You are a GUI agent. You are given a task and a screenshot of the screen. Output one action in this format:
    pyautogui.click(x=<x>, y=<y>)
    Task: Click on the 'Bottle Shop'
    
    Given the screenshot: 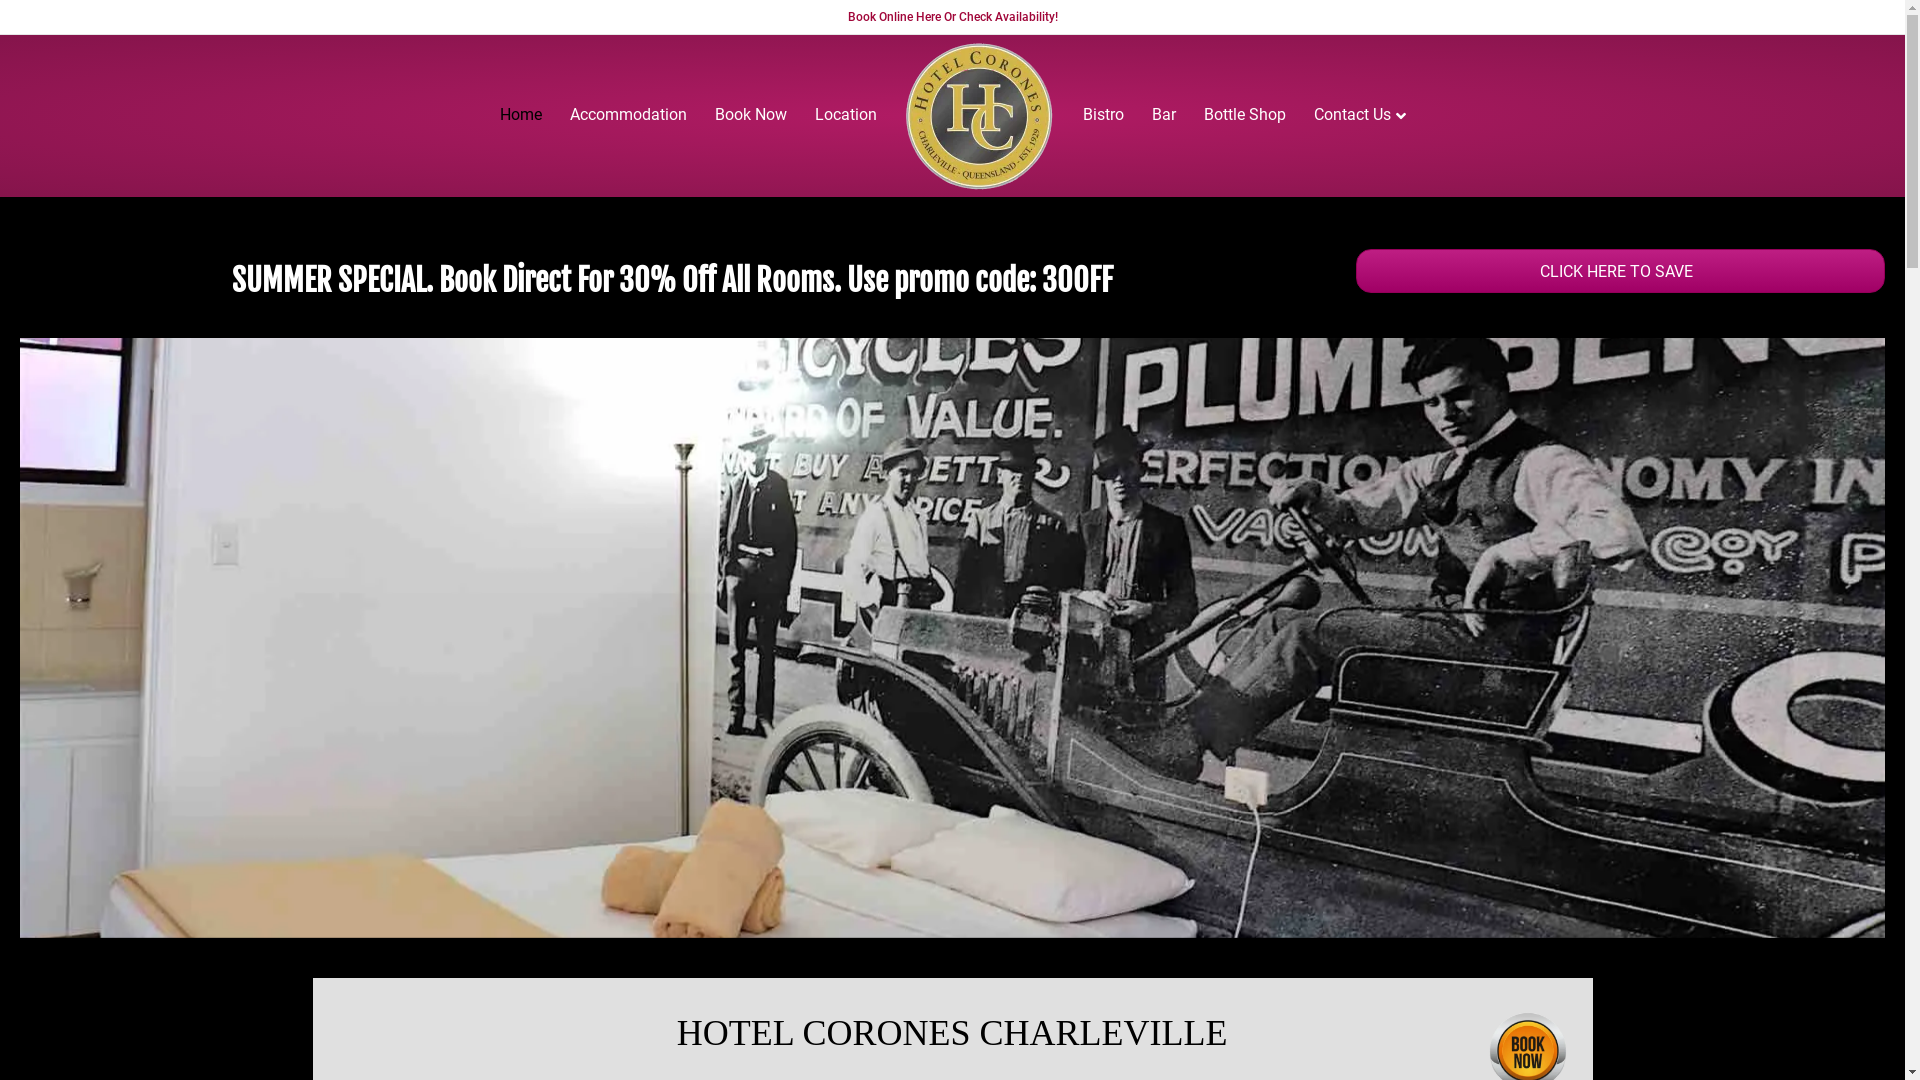 What is the action you would take?
    pyautogui.click(x=1190, y=115)
    